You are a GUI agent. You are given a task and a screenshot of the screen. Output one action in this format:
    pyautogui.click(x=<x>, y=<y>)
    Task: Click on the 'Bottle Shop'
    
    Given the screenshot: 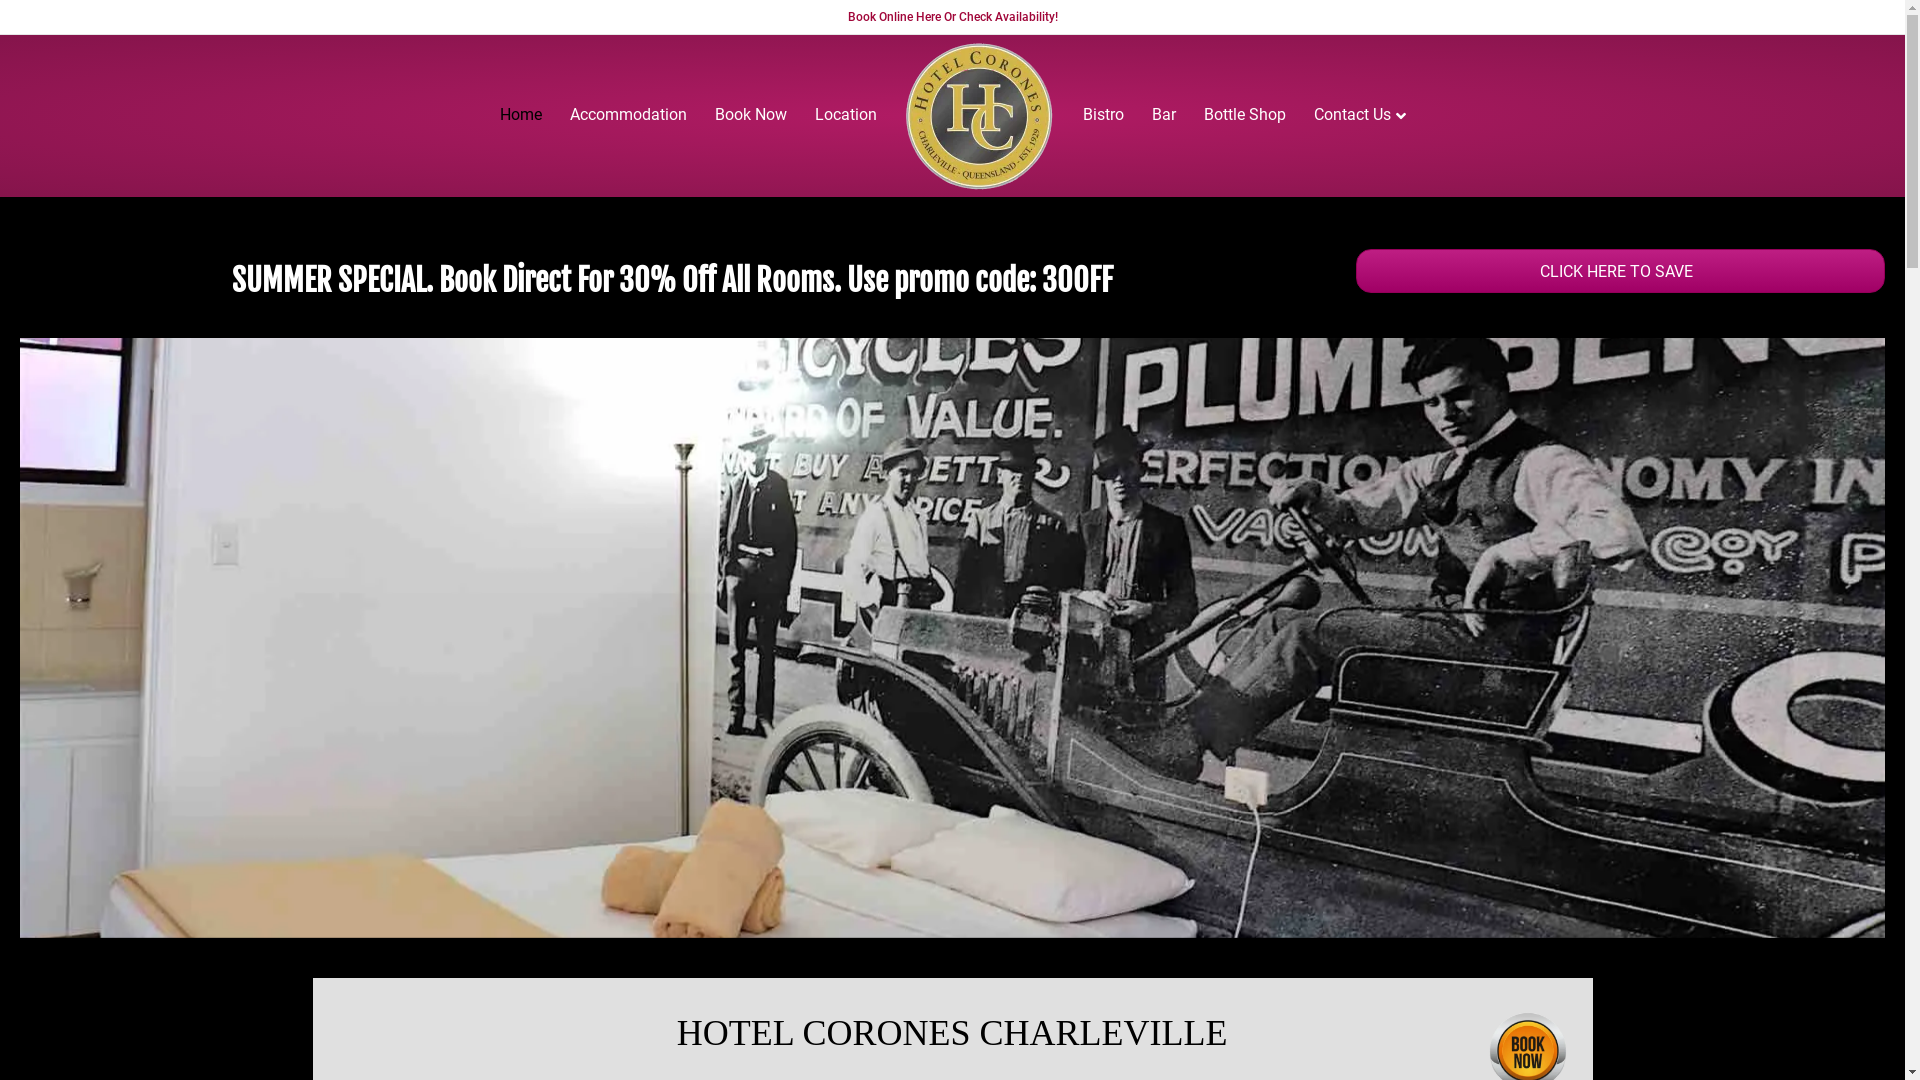 What is the action you would take?
    pyautogui.click(x=1190, y=115)
    